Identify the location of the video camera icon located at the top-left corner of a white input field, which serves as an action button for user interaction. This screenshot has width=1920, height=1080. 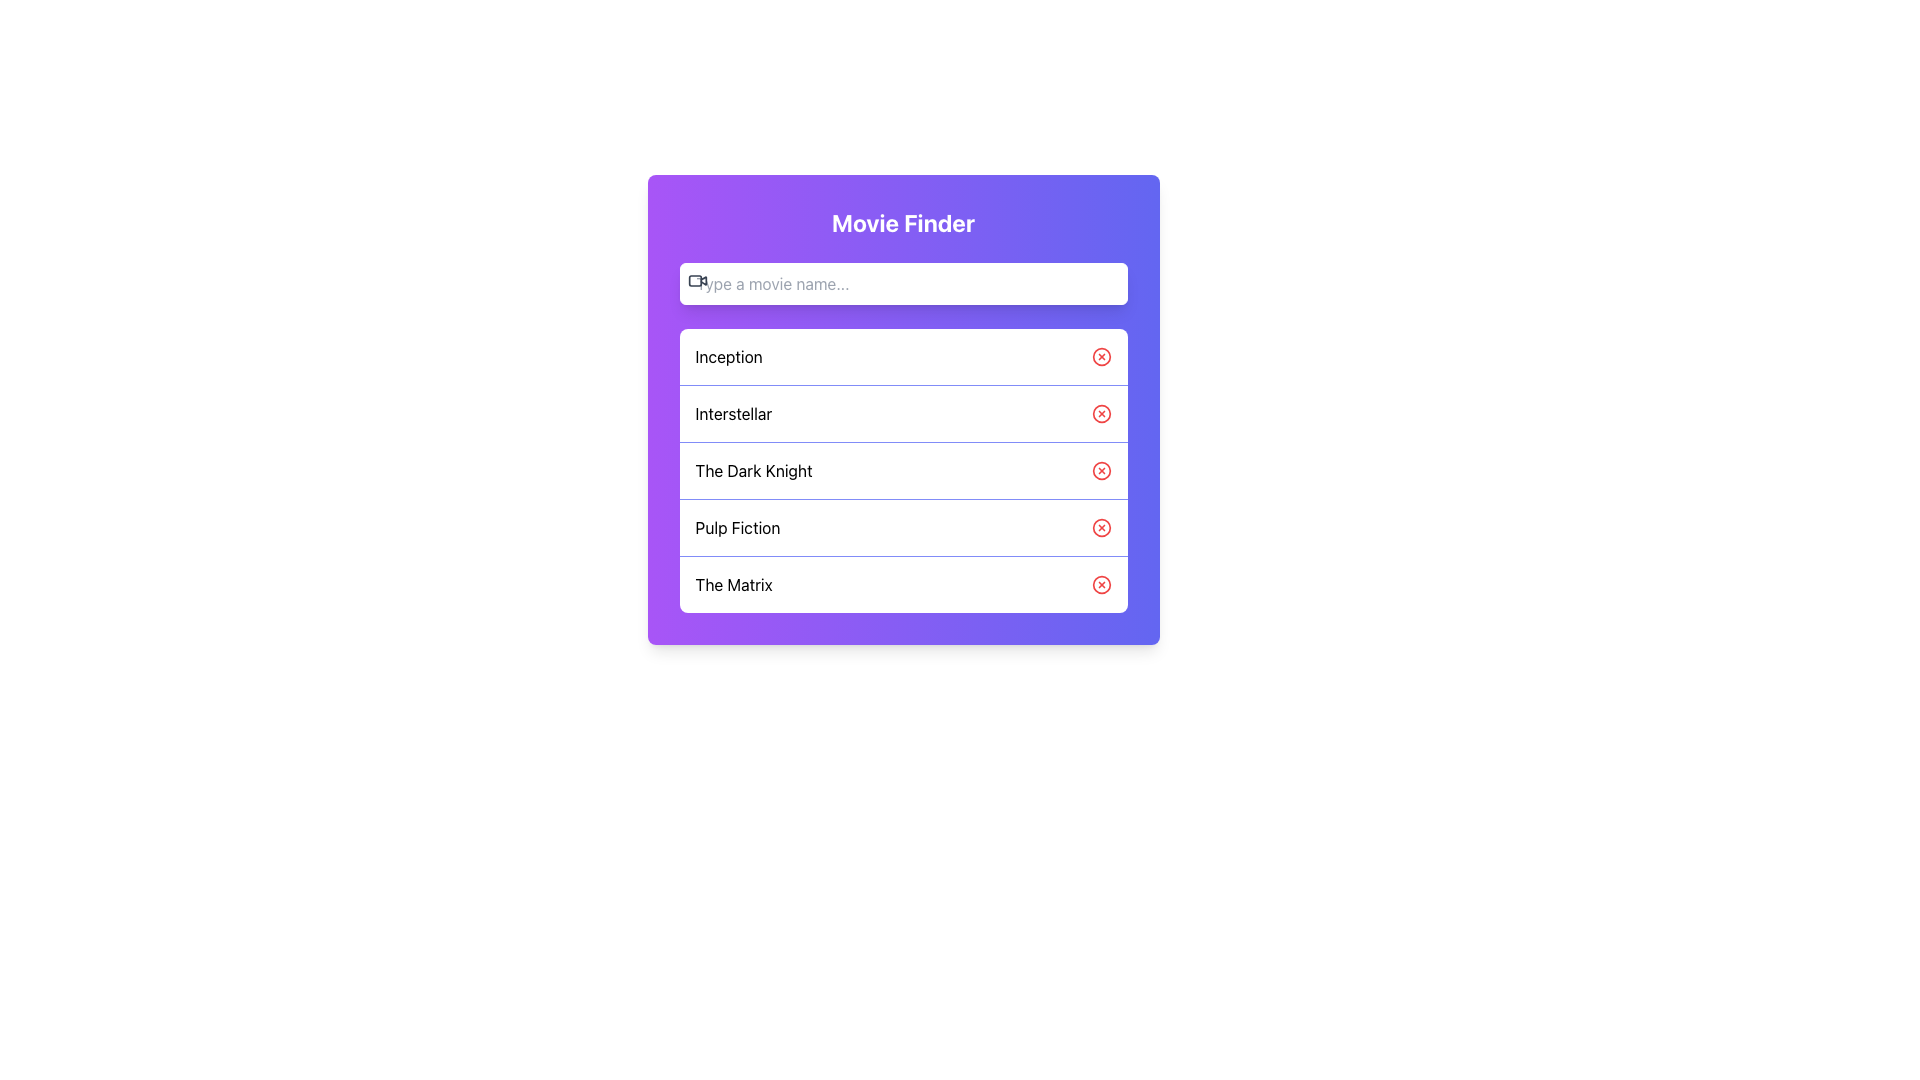
(697, 281).